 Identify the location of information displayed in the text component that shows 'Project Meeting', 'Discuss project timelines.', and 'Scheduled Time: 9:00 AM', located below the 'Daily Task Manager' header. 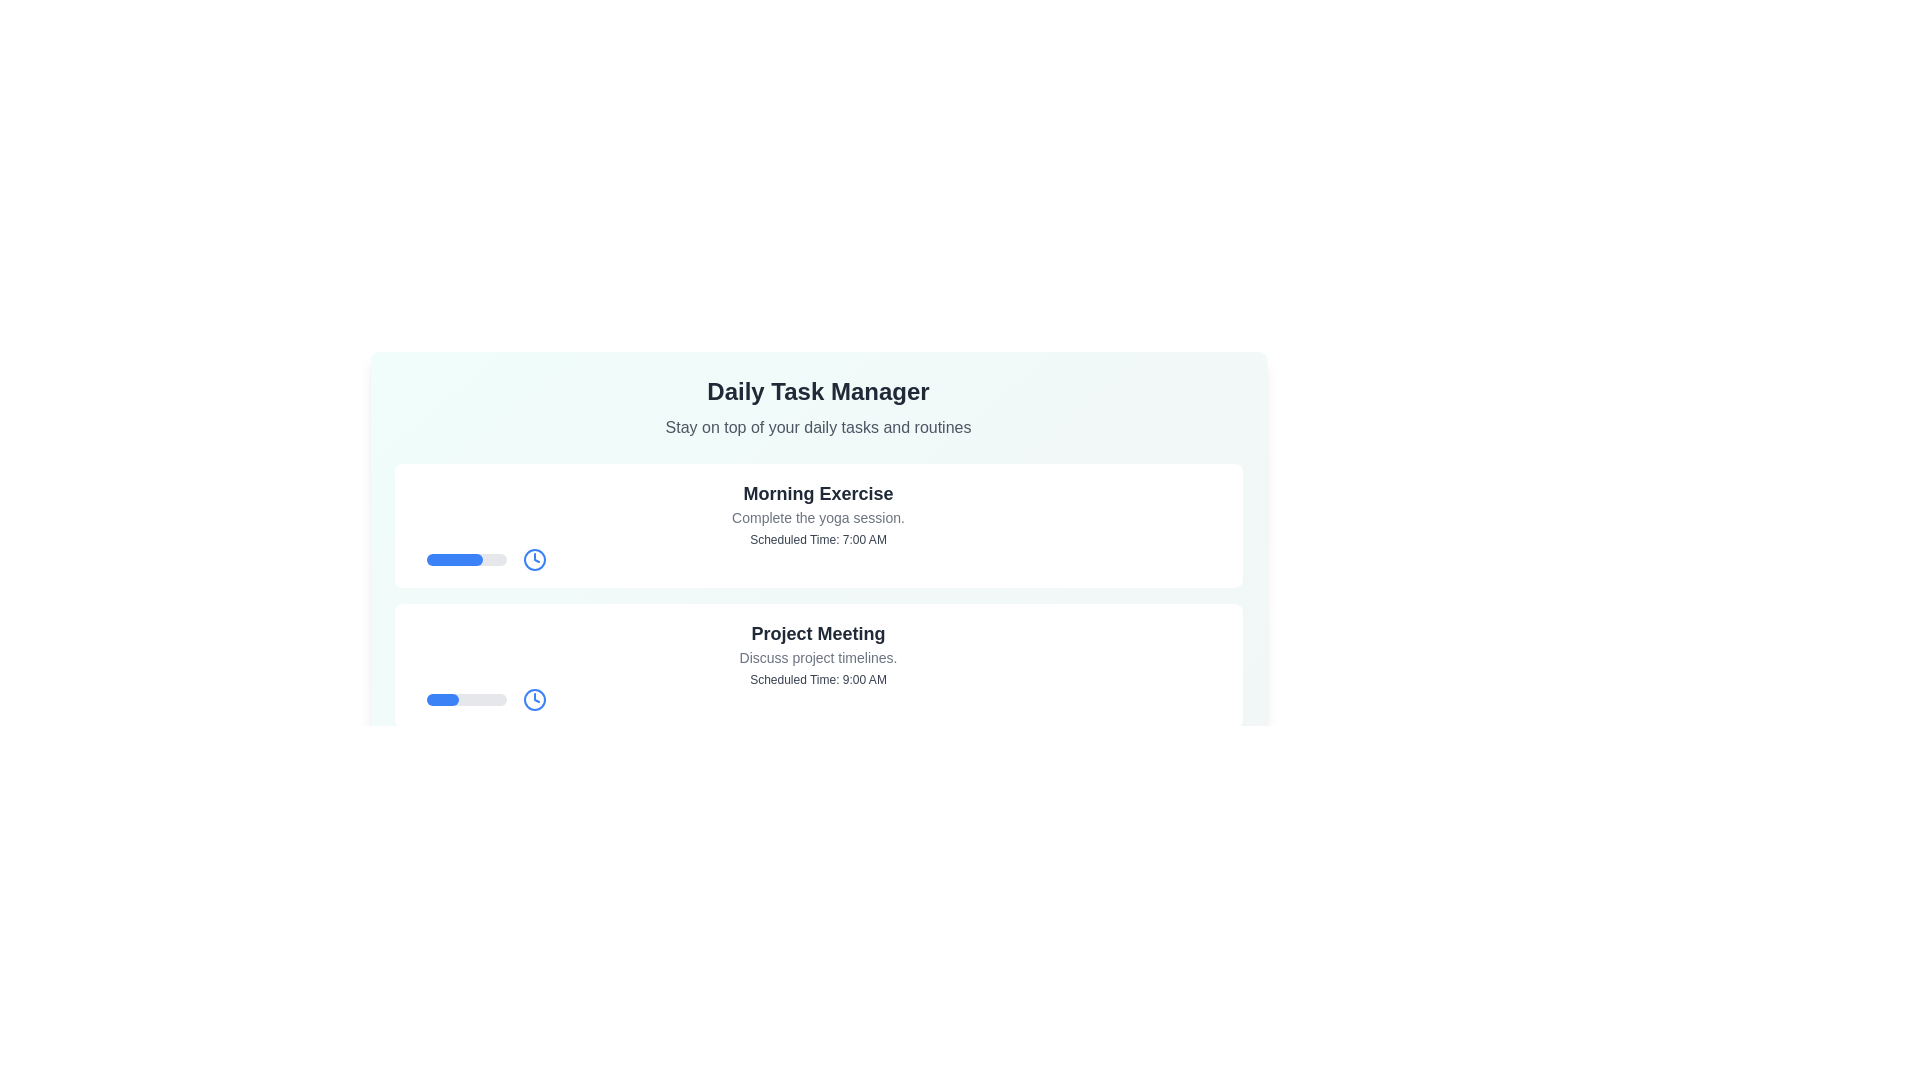
(818, 654).